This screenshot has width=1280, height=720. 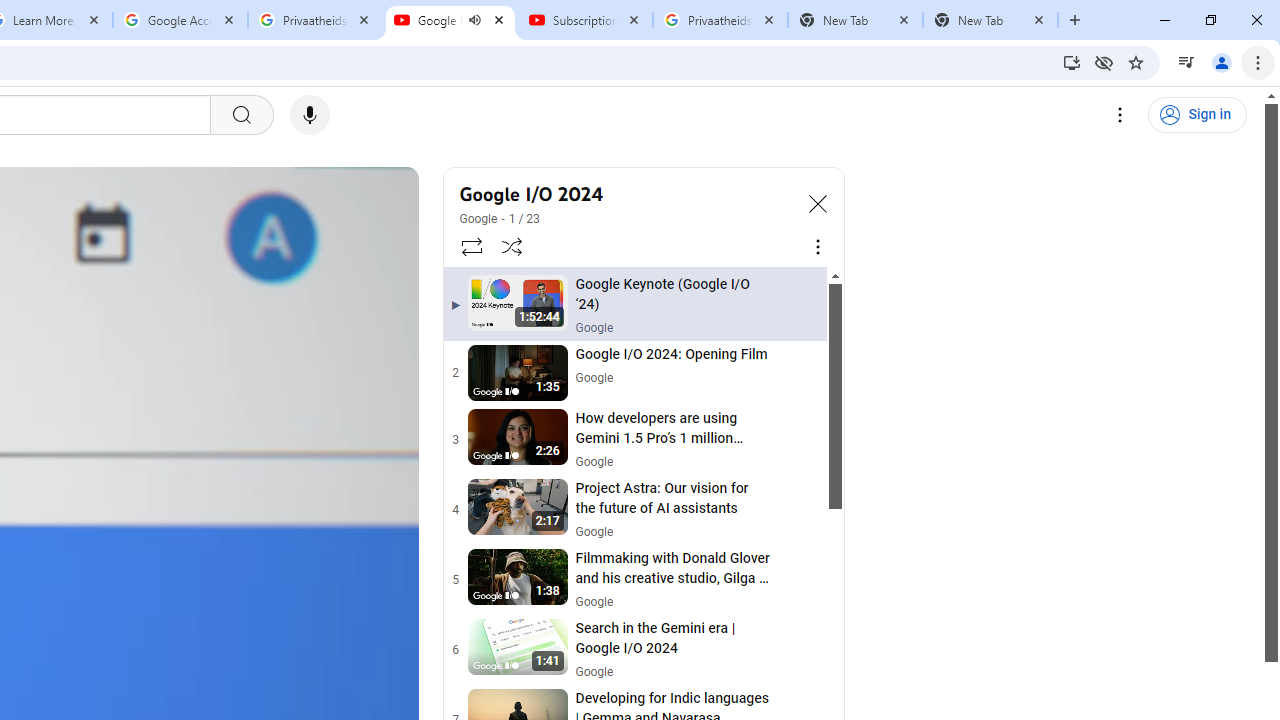 What do you see at coordinates (1071, 61) in the screenshot?
I see `'Install YouTube'` at bounding box center [1071, 61].